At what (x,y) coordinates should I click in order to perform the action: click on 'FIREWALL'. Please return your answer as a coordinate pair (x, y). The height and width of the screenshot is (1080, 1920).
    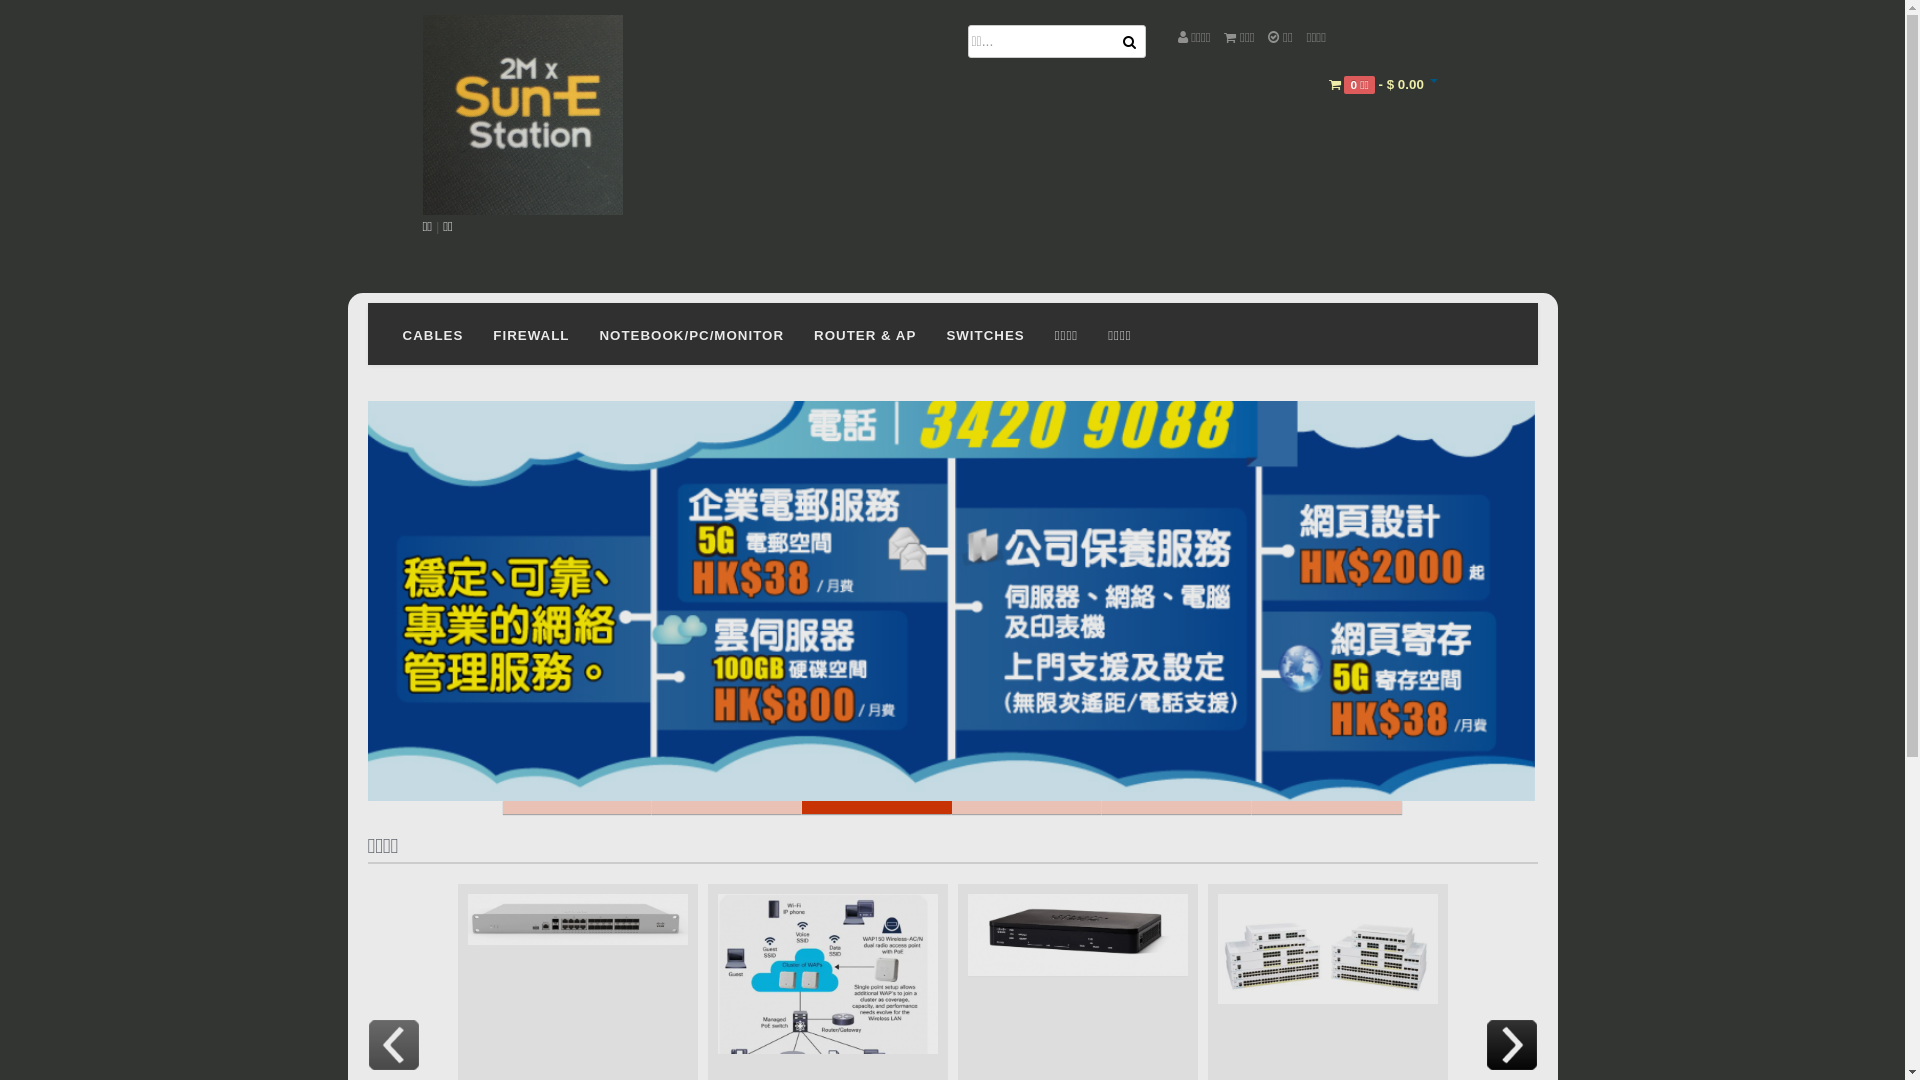
    Looking at the image, I should click on (531, 333).